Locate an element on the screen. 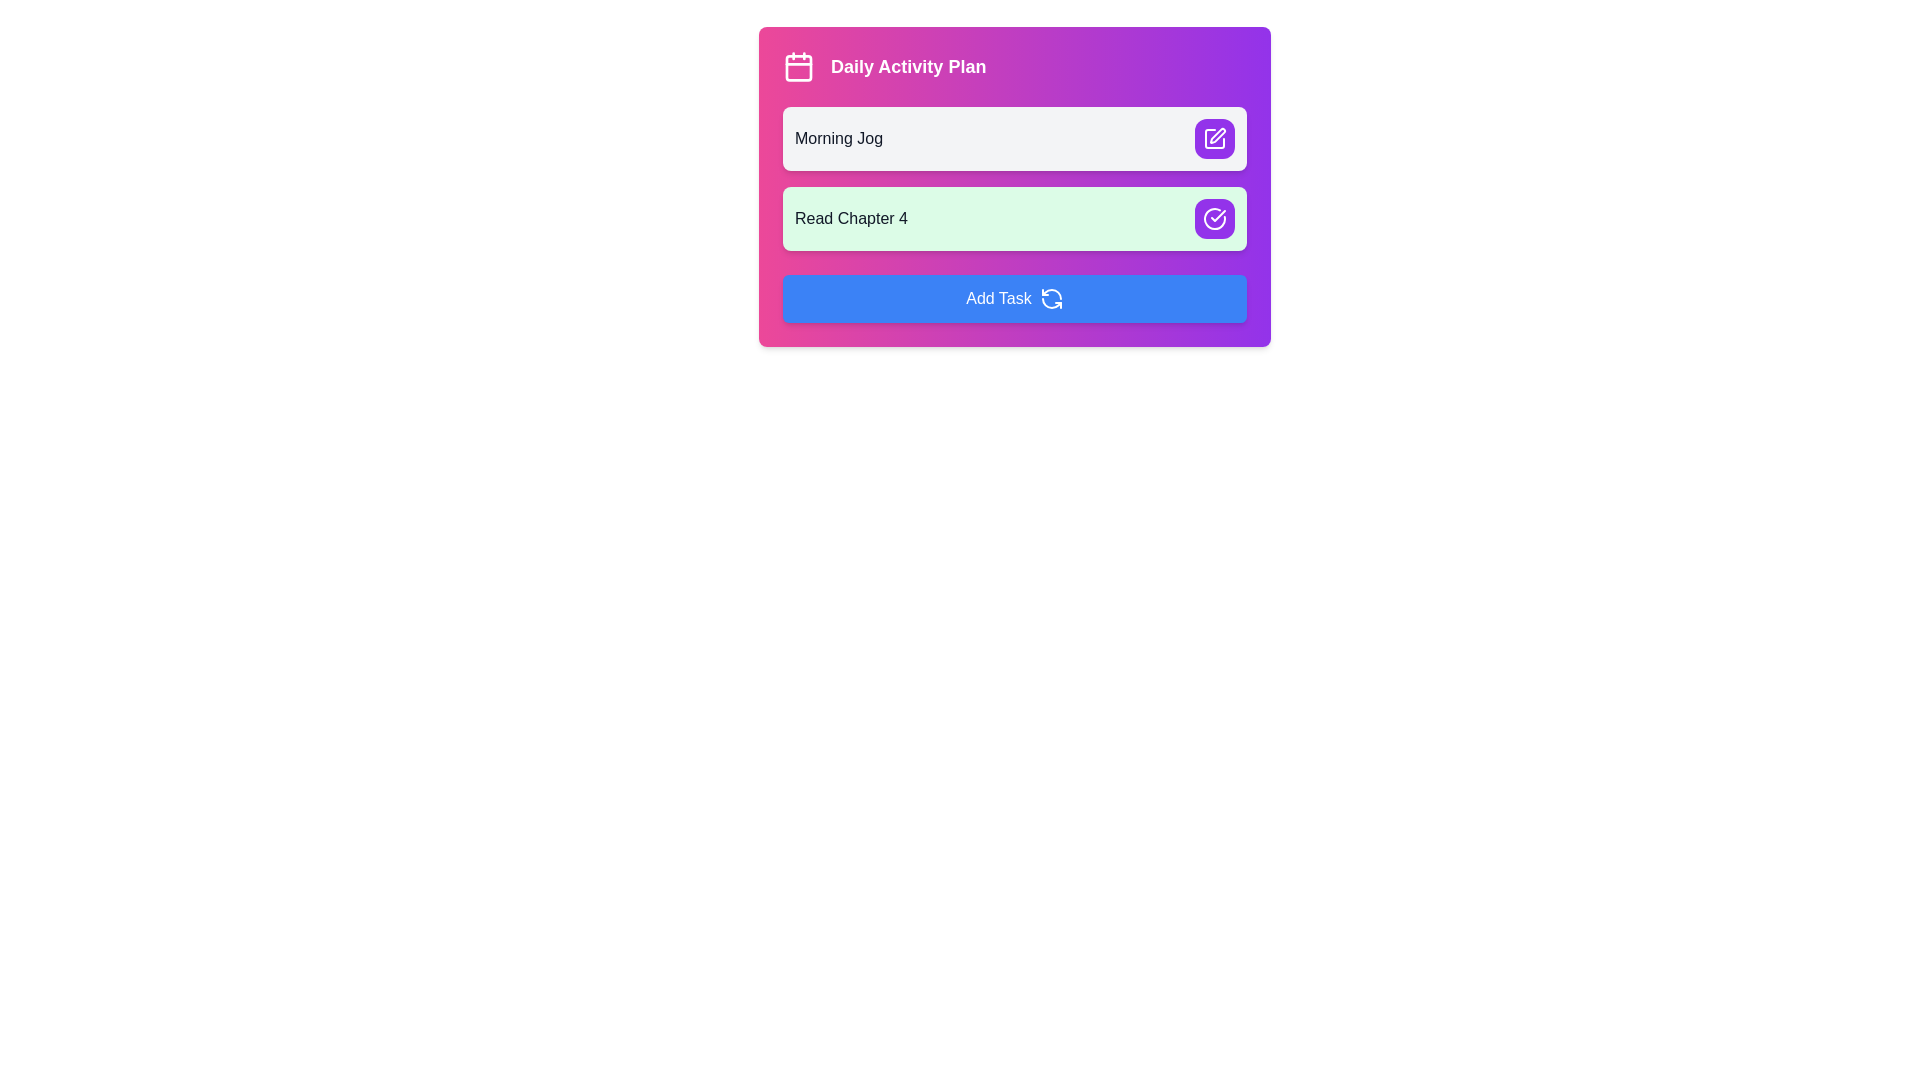 This screenshot has width=1920, height=1080. the text label displaying the name of a task in the daily planner interface, located in the upper section above the 'Read Chapter 4' item is located at coordinates (839, 137).